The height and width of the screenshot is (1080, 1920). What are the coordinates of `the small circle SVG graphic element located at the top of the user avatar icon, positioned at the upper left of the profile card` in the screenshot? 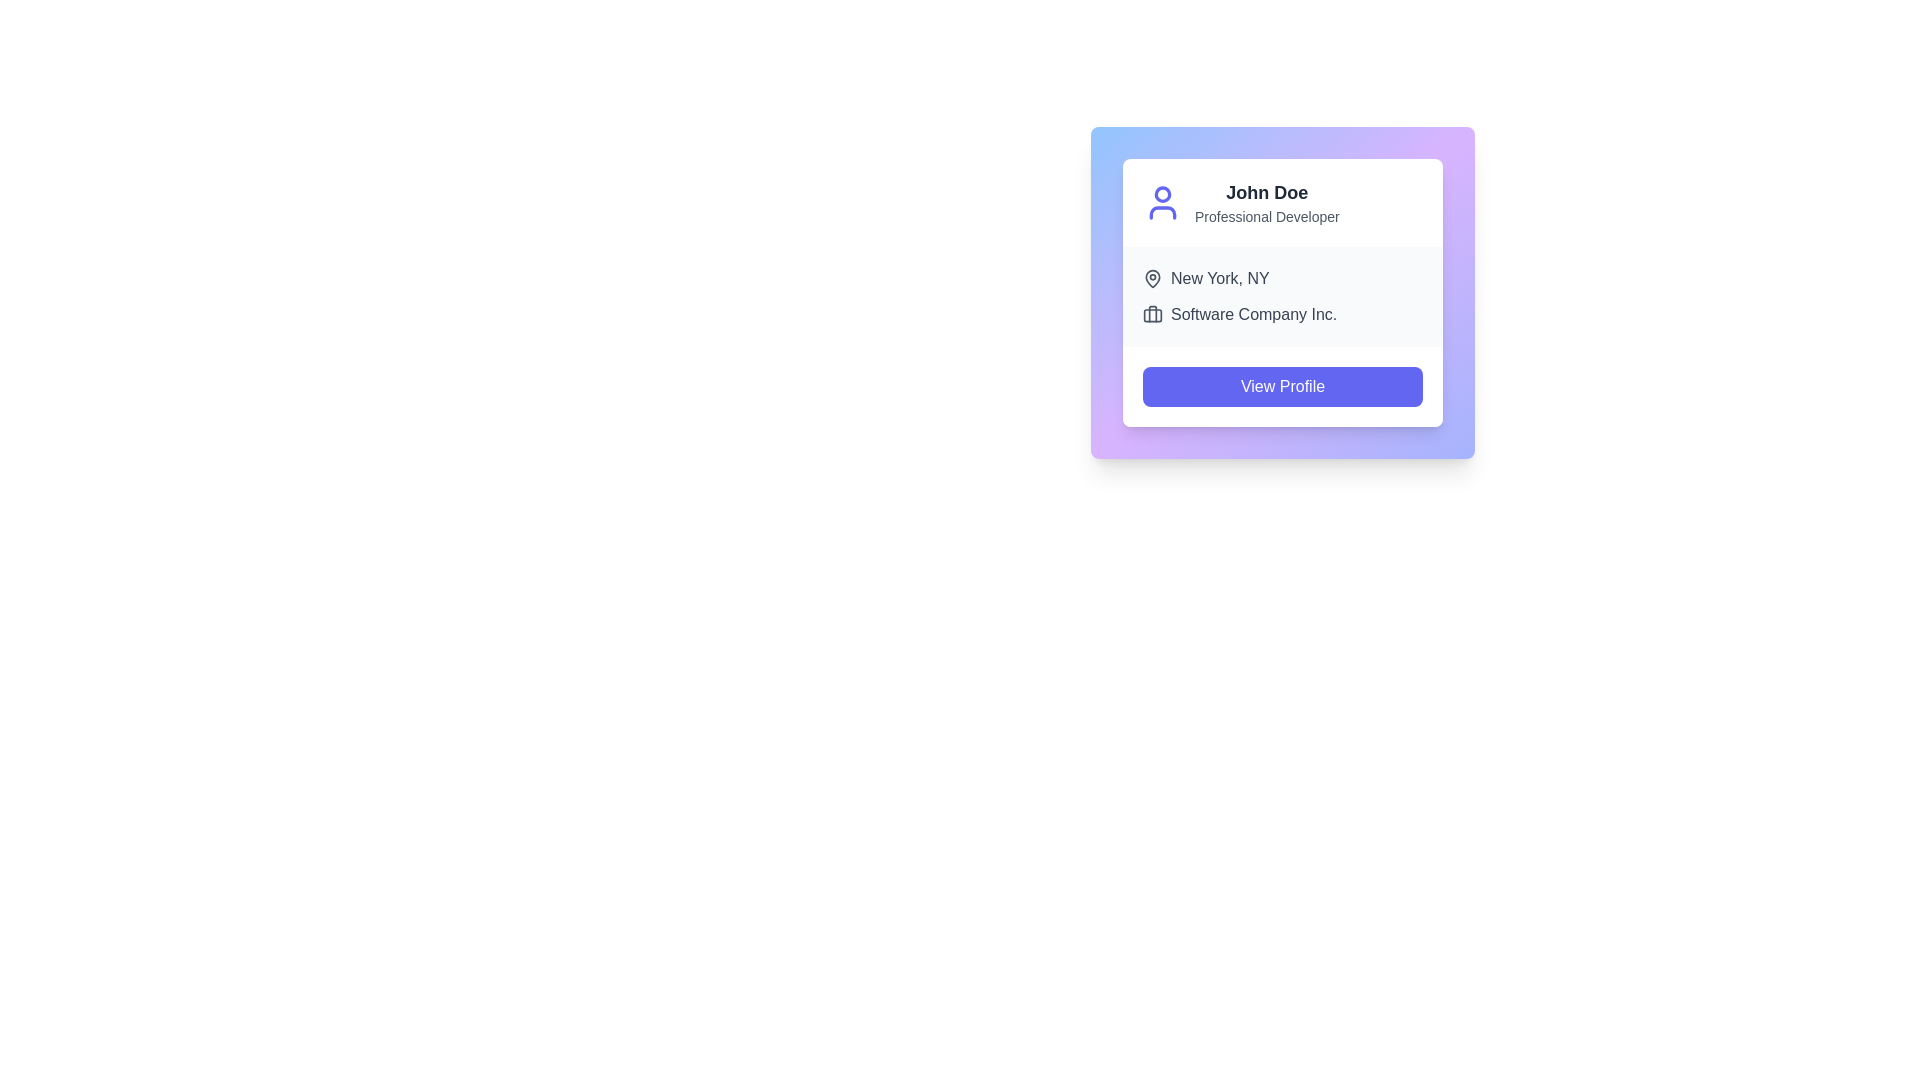 It's located at (1162, 193).